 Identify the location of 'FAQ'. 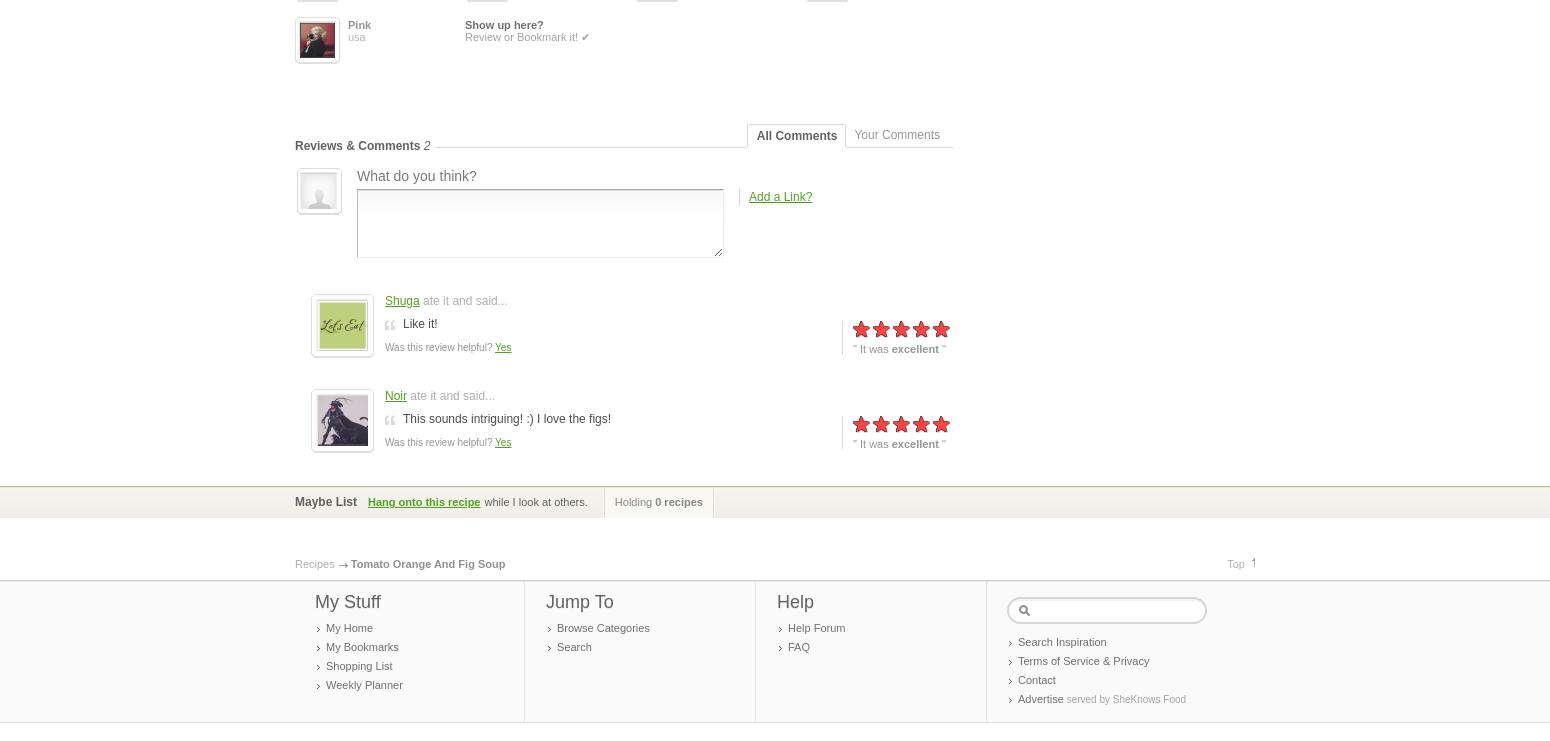
(798, 645).